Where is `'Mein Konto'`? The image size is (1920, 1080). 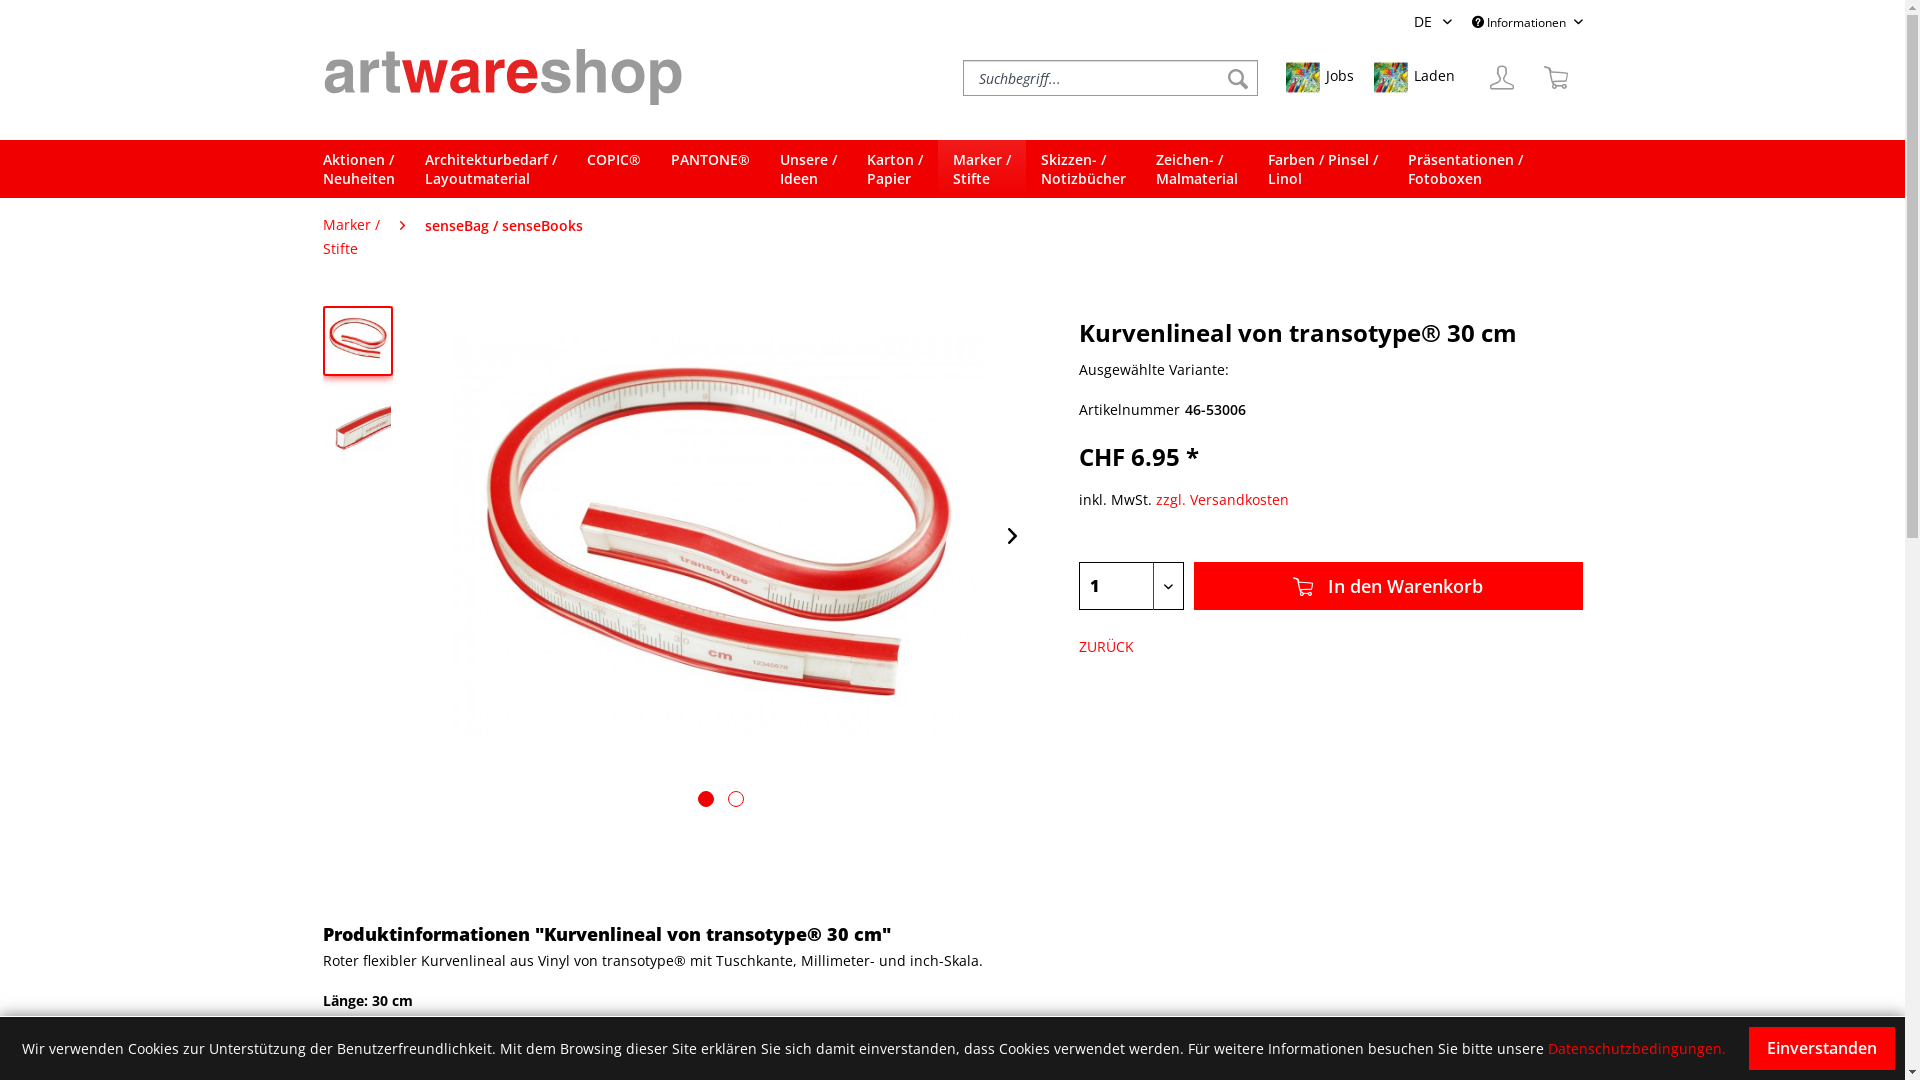
'Mein Konto' is located at coordinates (1501, 76).